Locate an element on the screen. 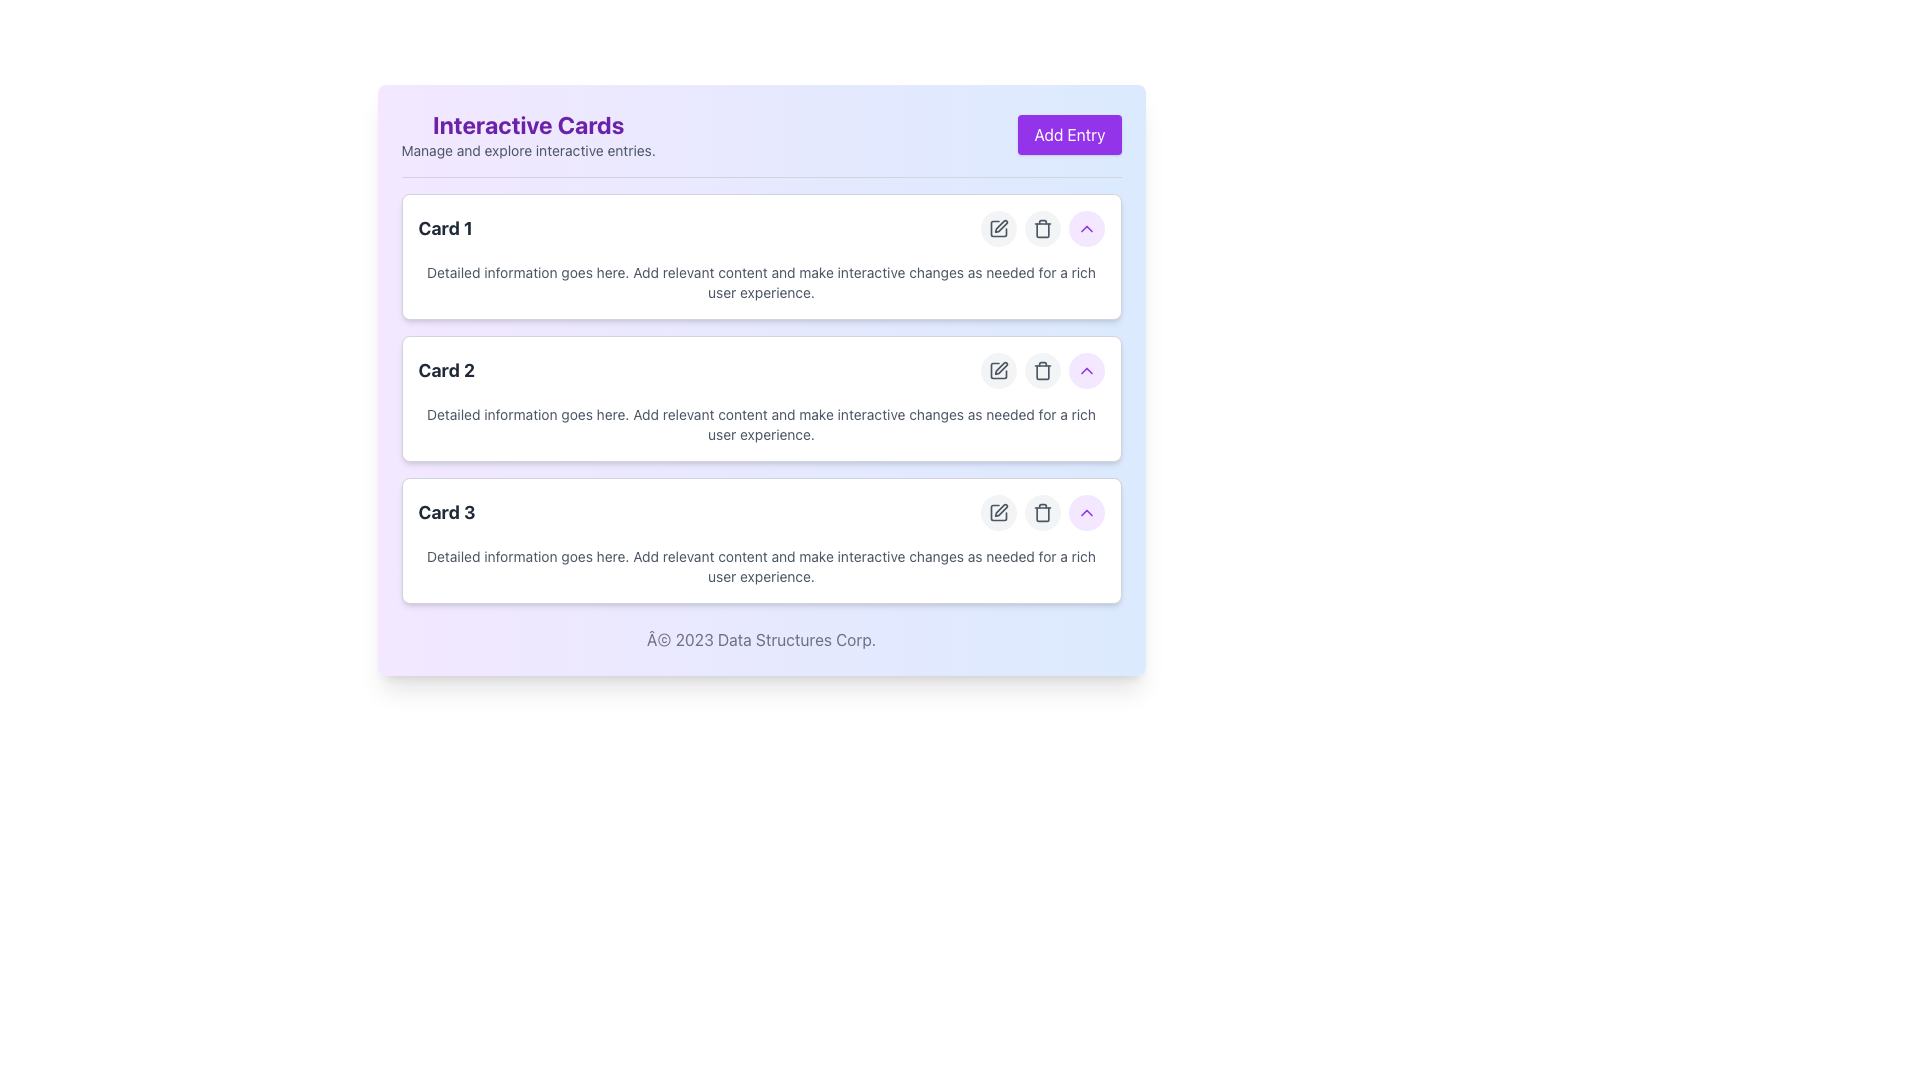 This screenshot has height=1080, width=1920. the upward-pointing chevron-shaped icon with a purple hue located in the right corner of the third card is located at coordinates (1085, 227).